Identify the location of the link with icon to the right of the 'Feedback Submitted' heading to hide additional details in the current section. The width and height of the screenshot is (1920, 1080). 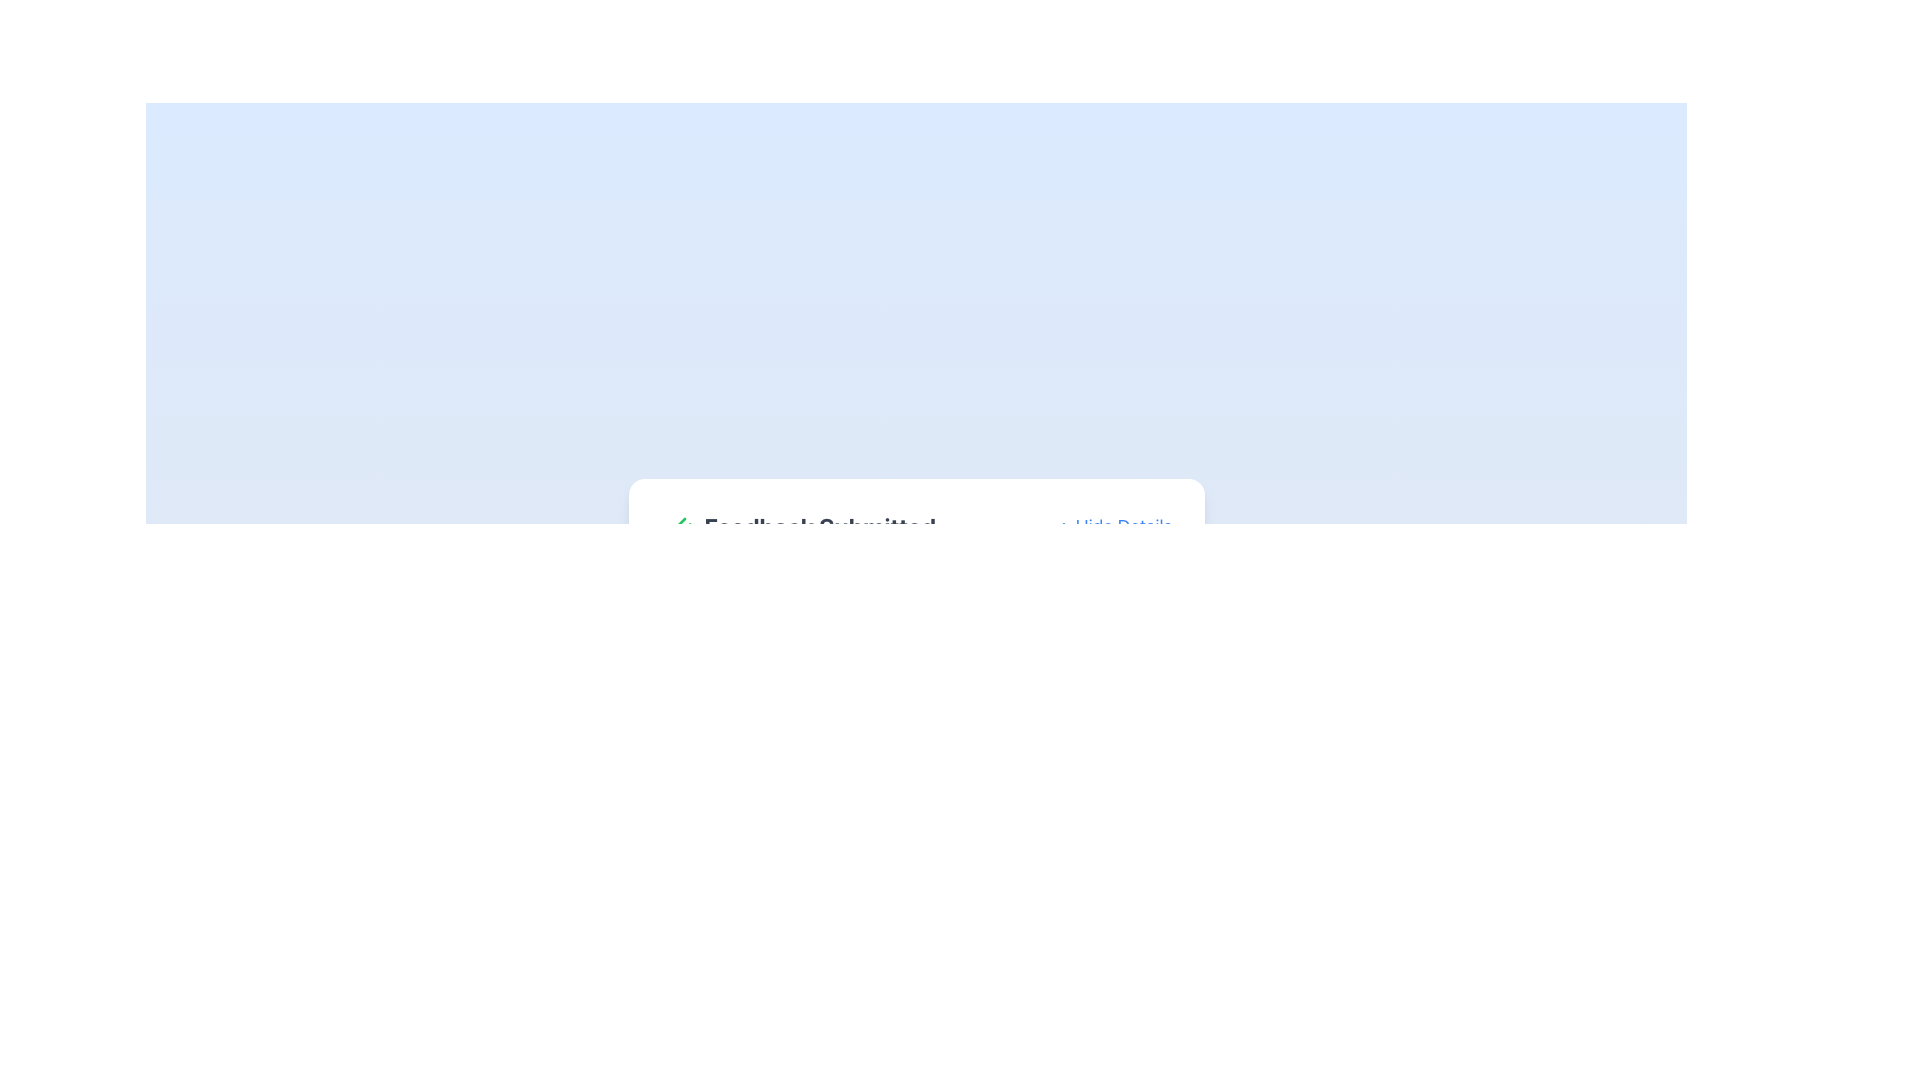
(1111, 525).